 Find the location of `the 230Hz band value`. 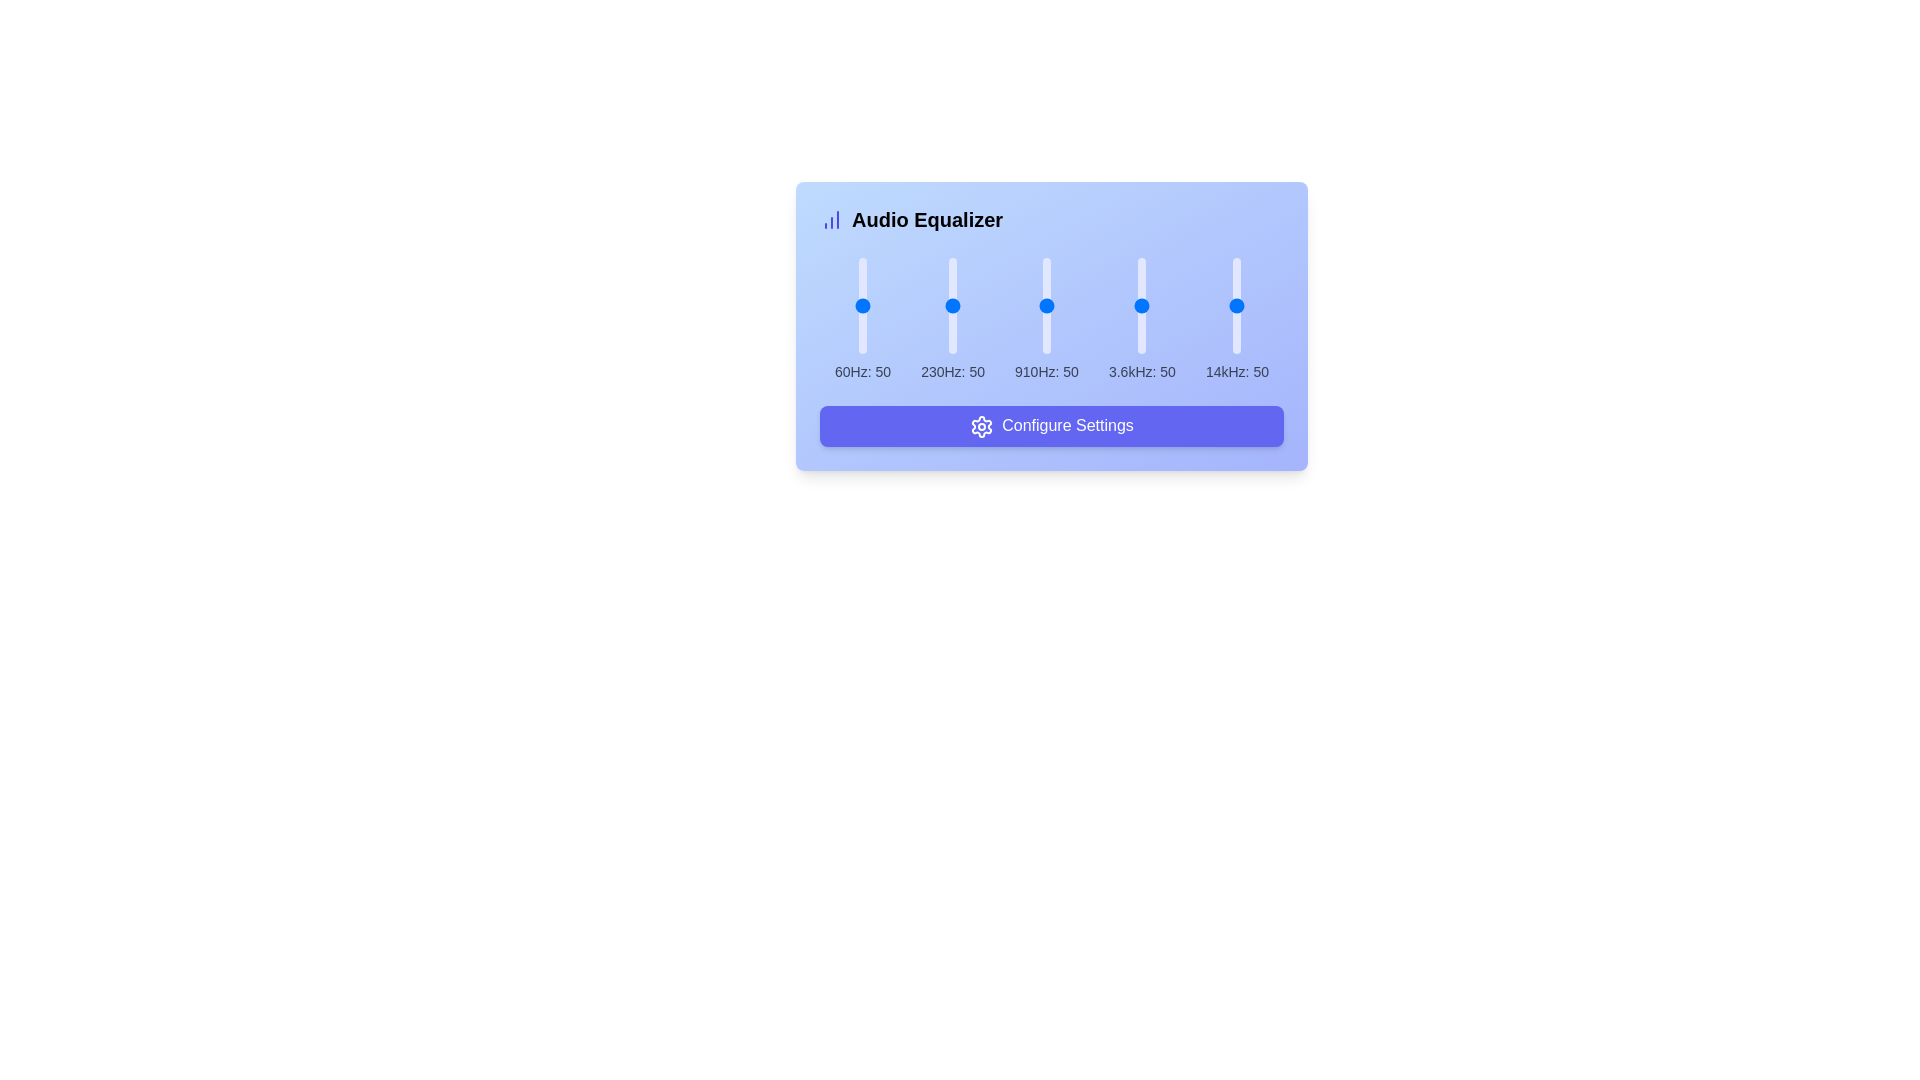

the 230Hz band value is located at coordinates (952, 279).